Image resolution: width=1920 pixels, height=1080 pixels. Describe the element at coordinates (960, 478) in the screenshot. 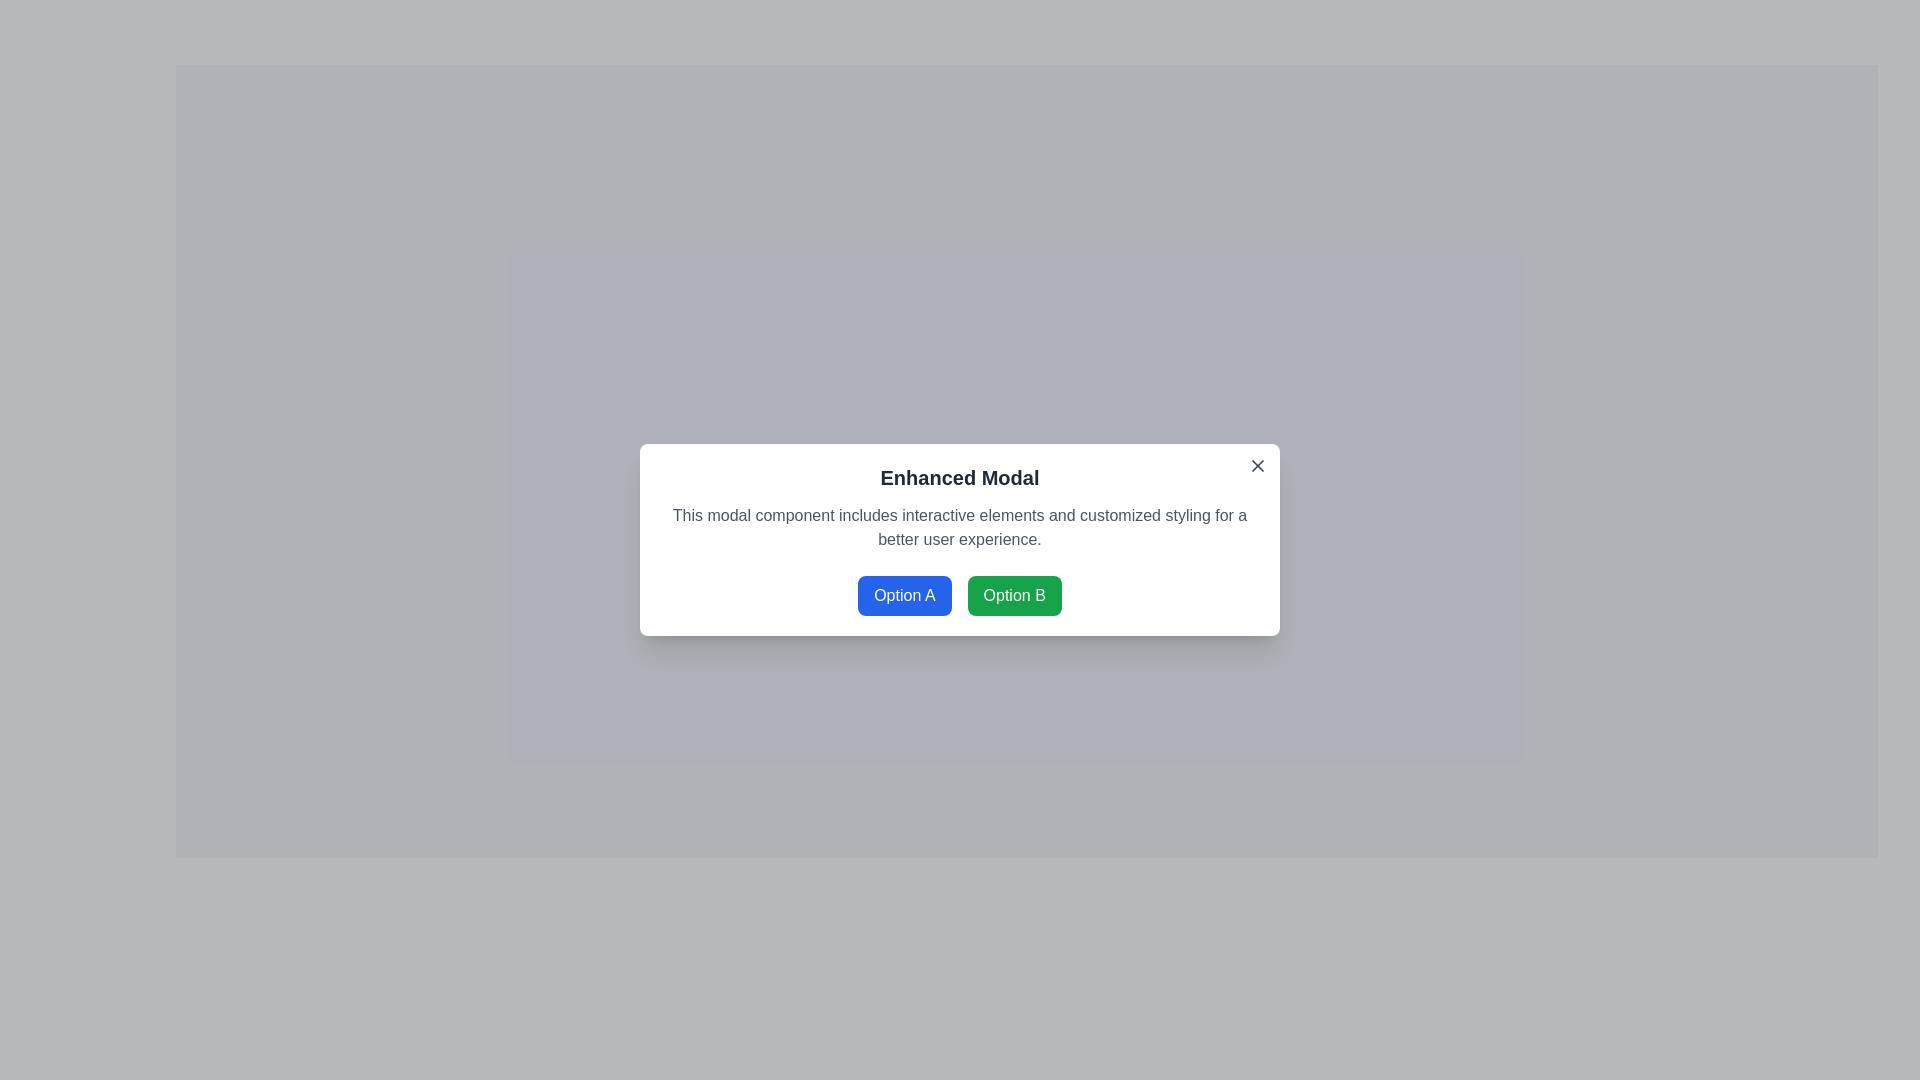

I see `the text element displaying 'Enhanced Modal' in bold at the top of the modal dialogue` at that location.